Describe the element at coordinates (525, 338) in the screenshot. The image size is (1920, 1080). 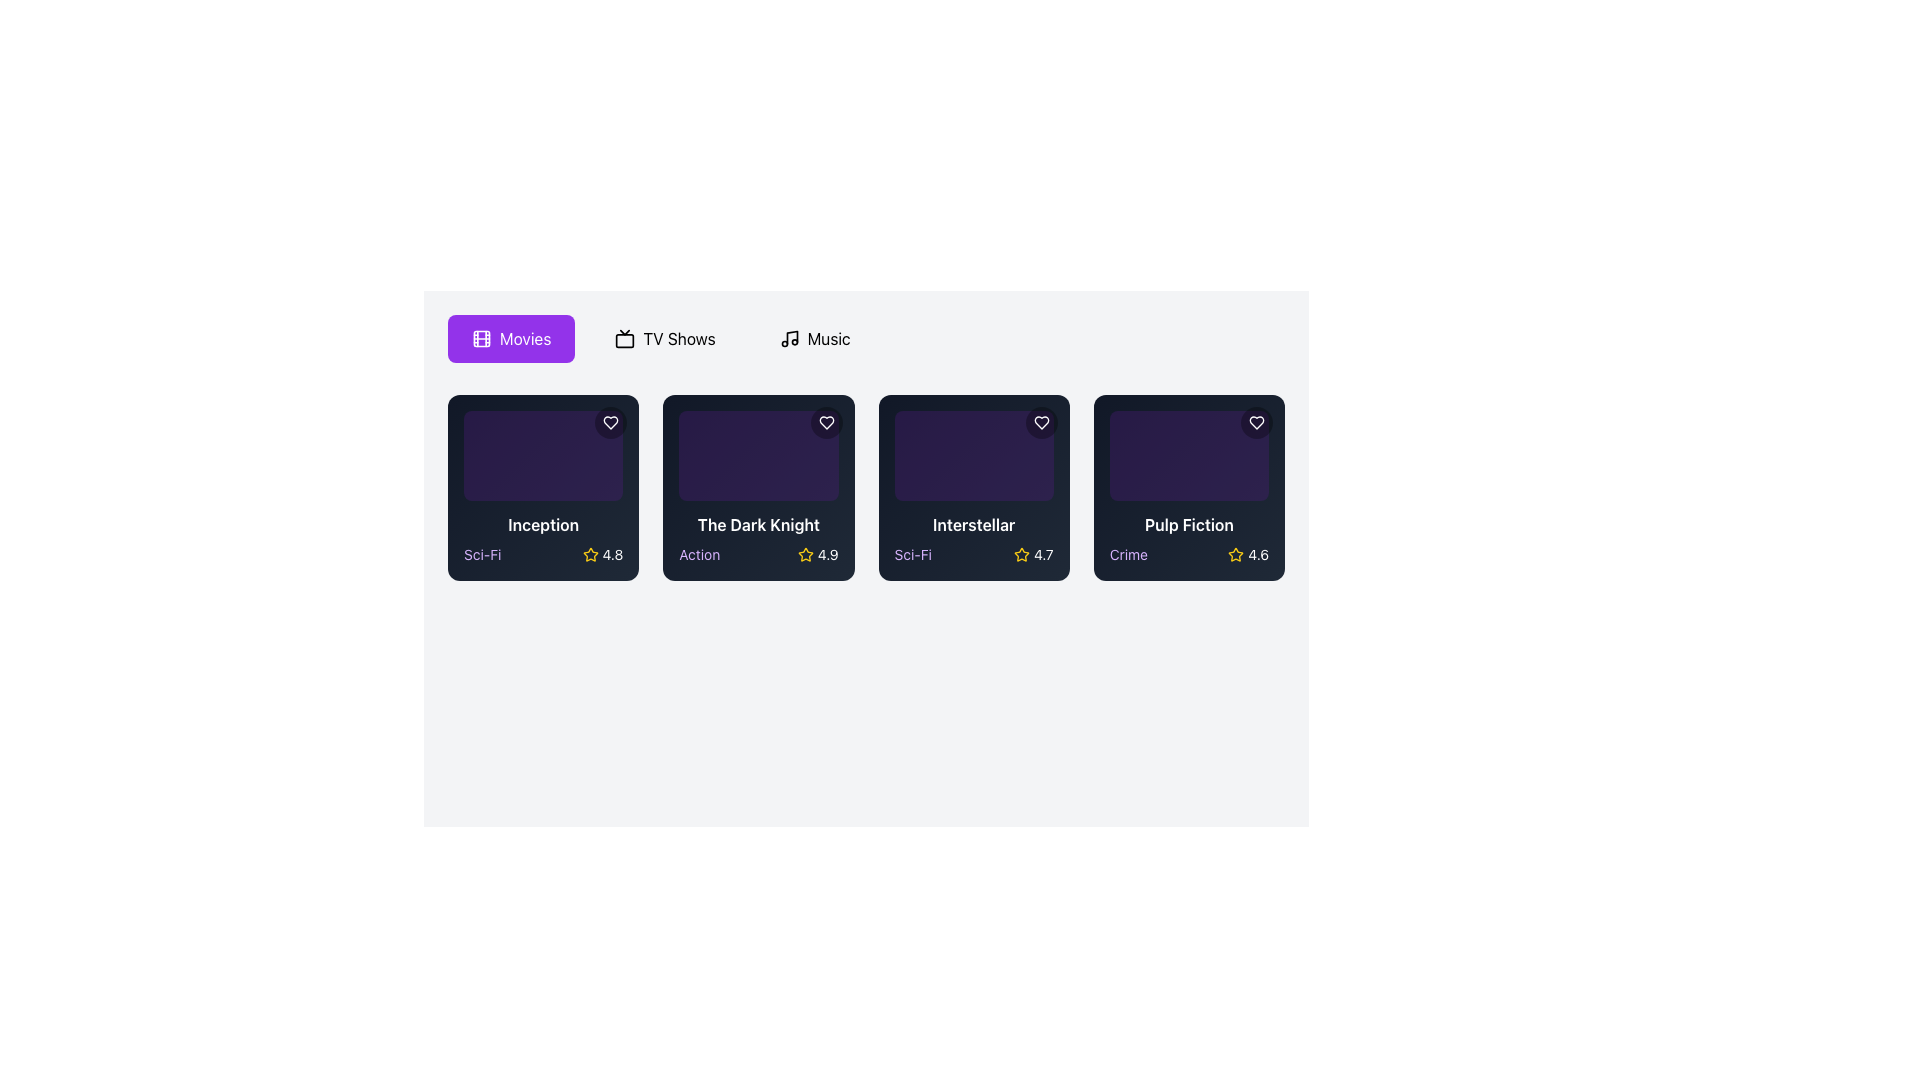
I see `the 'Movies' text label, which is styled in white font against a purple background` at that location.